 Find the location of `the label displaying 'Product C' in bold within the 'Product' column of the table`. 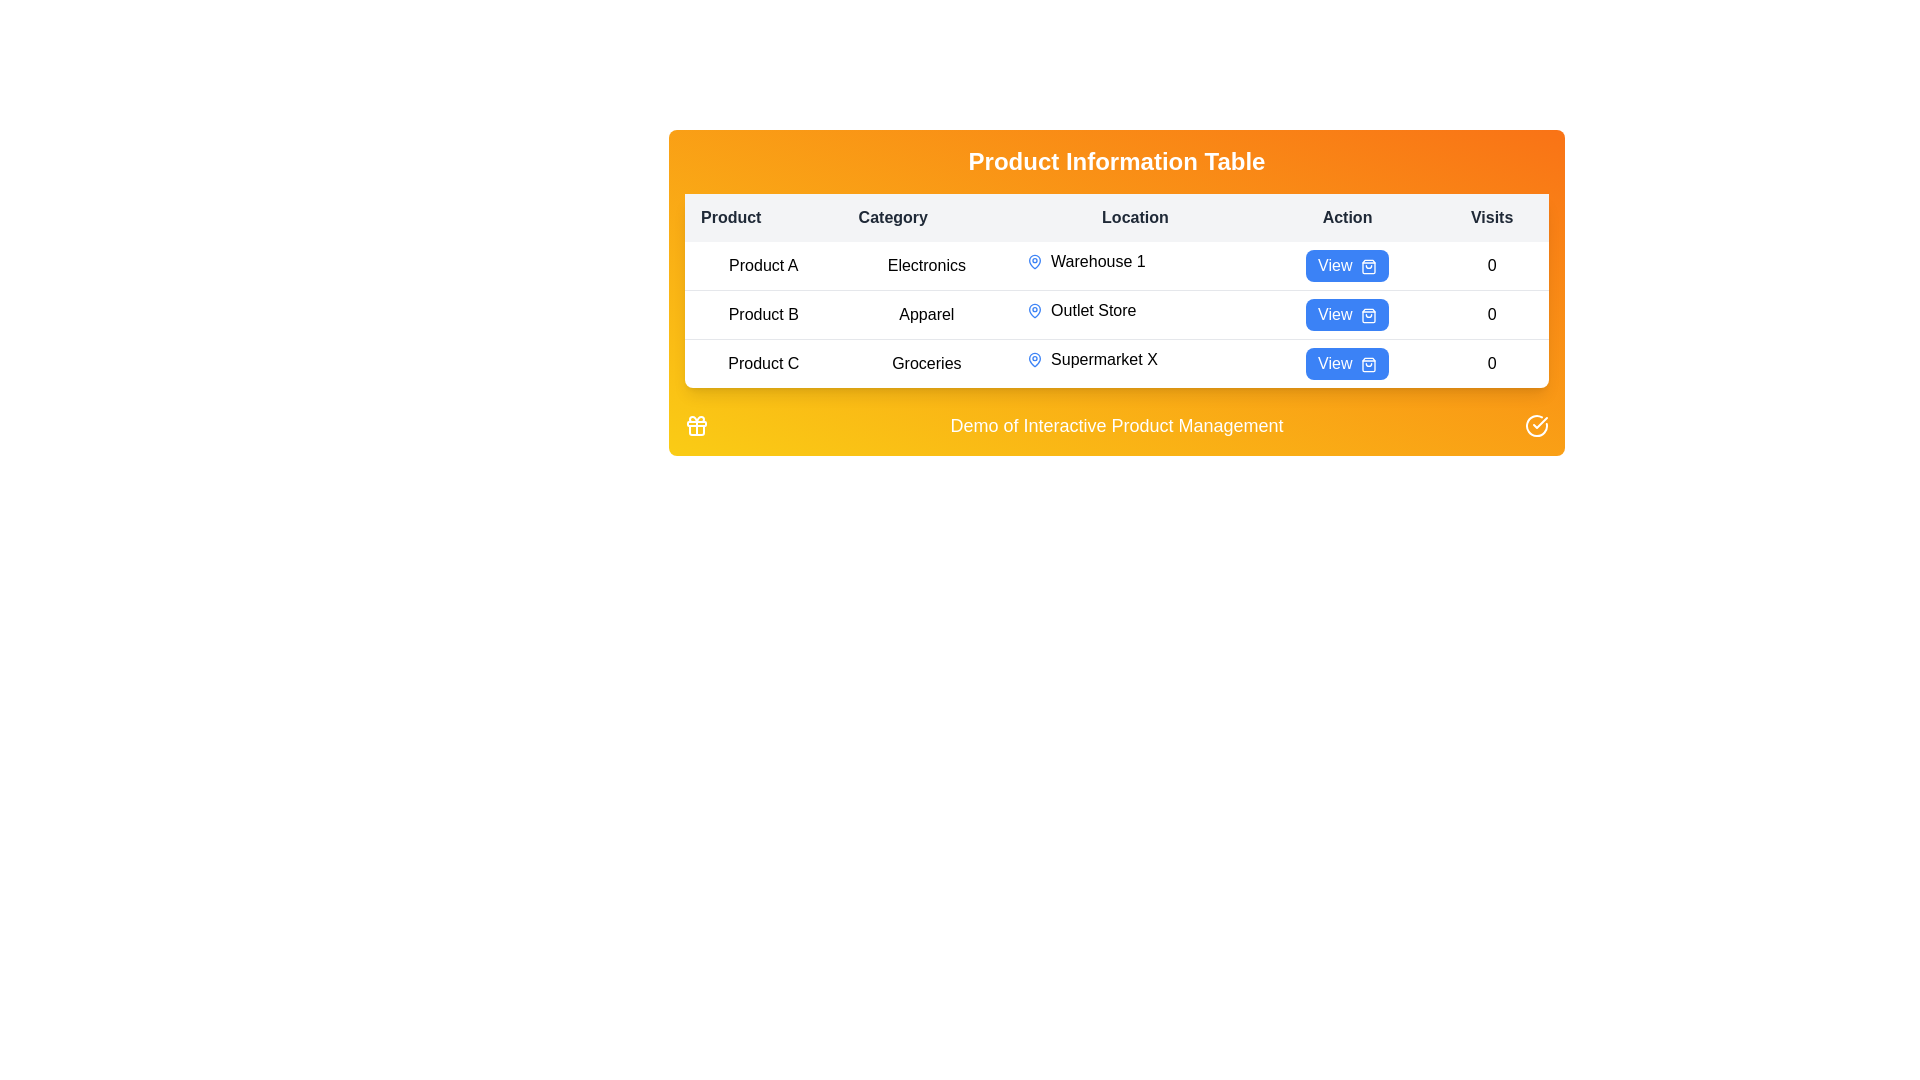

the label displaying 'Product C' in bold within the 'Product' column of the table is located at coordinates (762, 363).